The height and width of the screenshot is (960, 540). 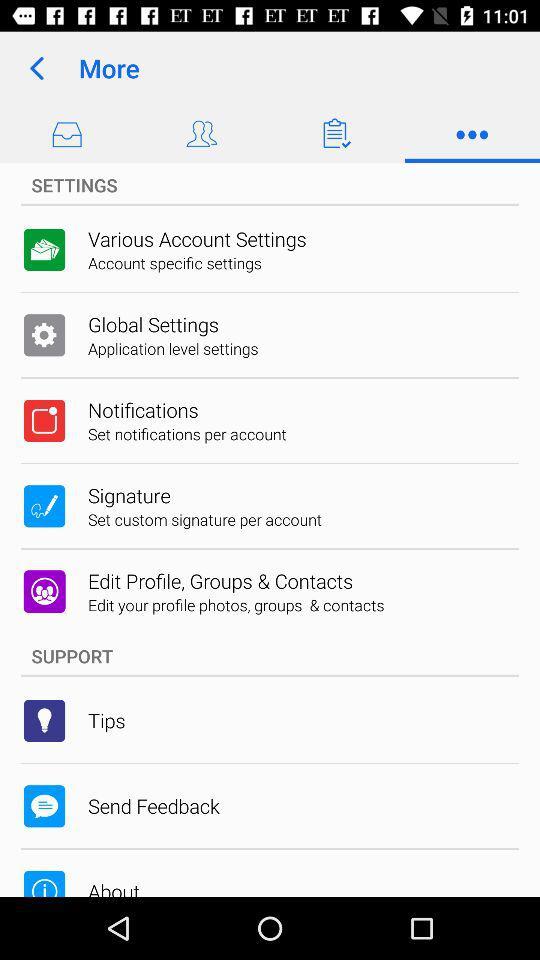 What do you see at coordinates (270, 655) in the screenshot?
I see `support icon` at bounding box center [270, 655].